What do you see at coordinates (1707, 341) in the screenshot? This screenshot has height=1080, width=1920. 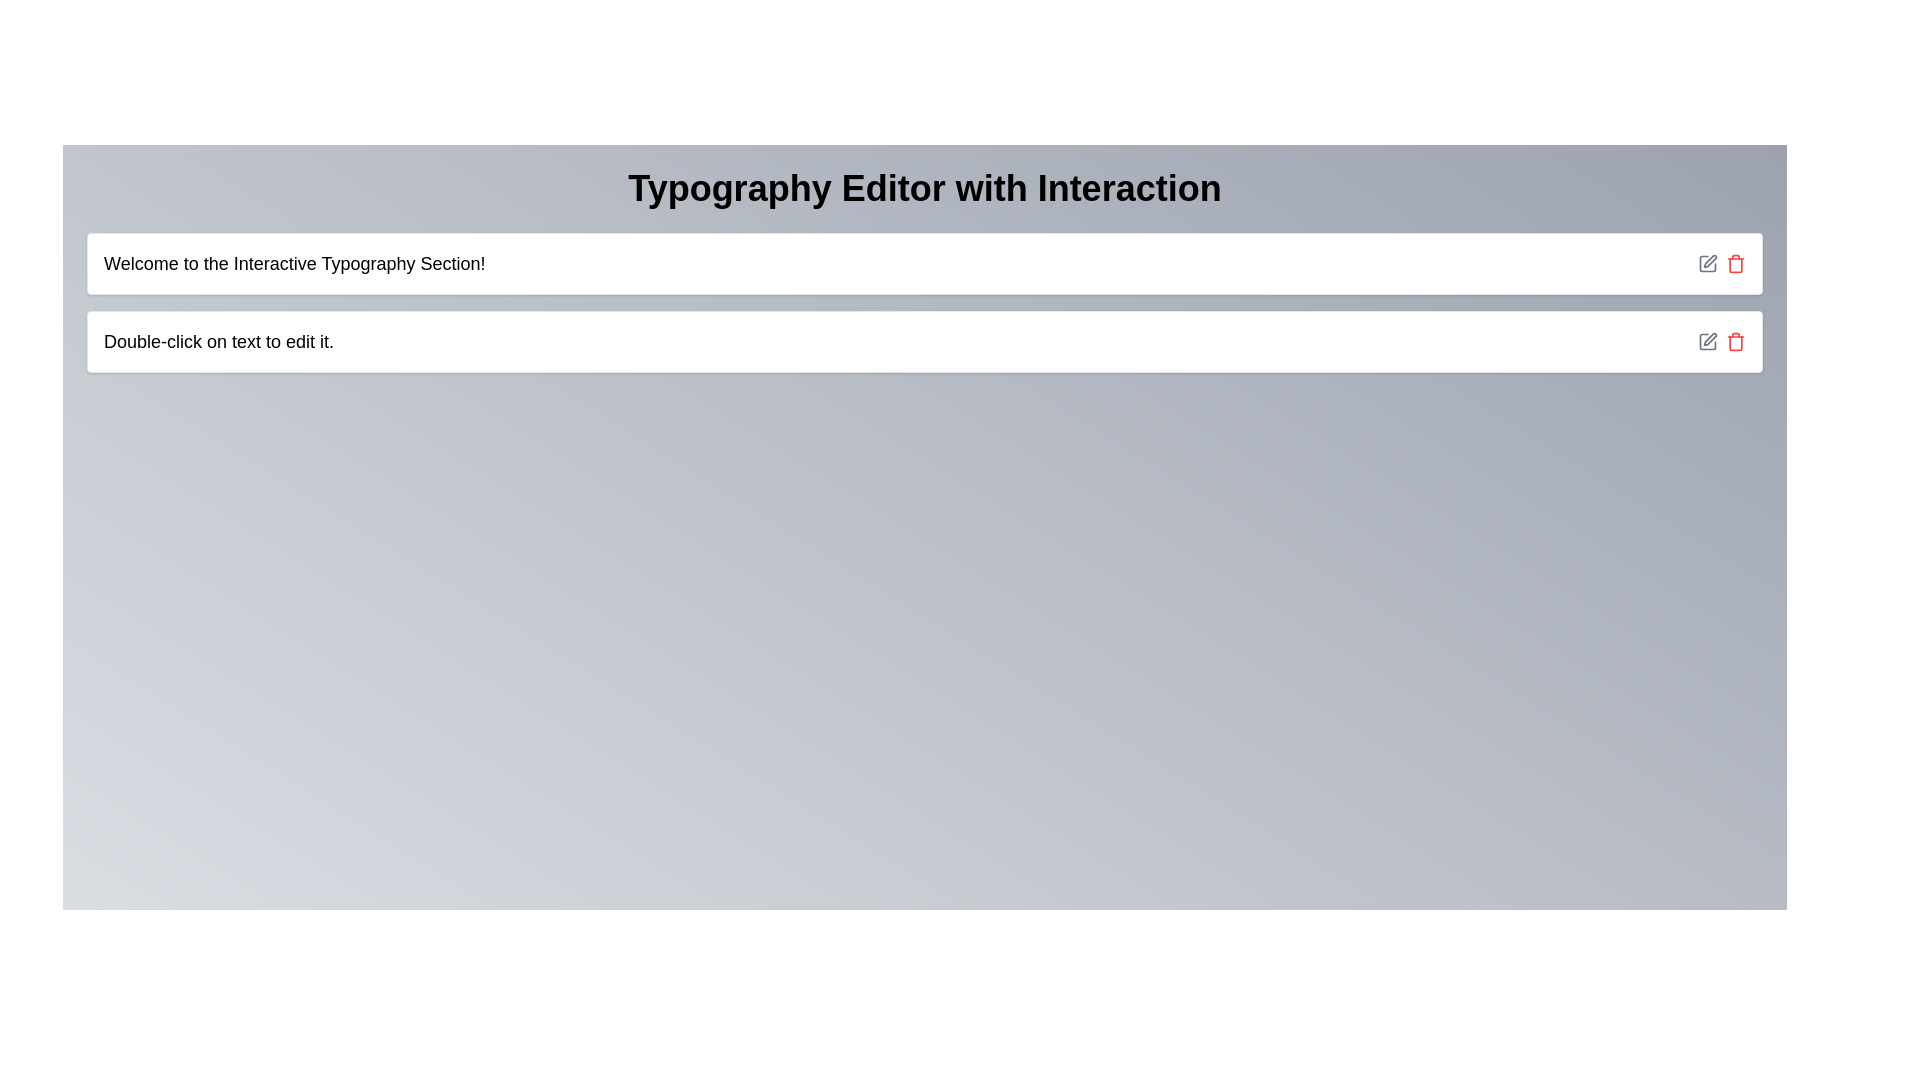 I see `the edit icon, which resembles a small square with a pen overlay, located at the leftmost position near the right edge of the second text box` at bounding box center [1707, 341].